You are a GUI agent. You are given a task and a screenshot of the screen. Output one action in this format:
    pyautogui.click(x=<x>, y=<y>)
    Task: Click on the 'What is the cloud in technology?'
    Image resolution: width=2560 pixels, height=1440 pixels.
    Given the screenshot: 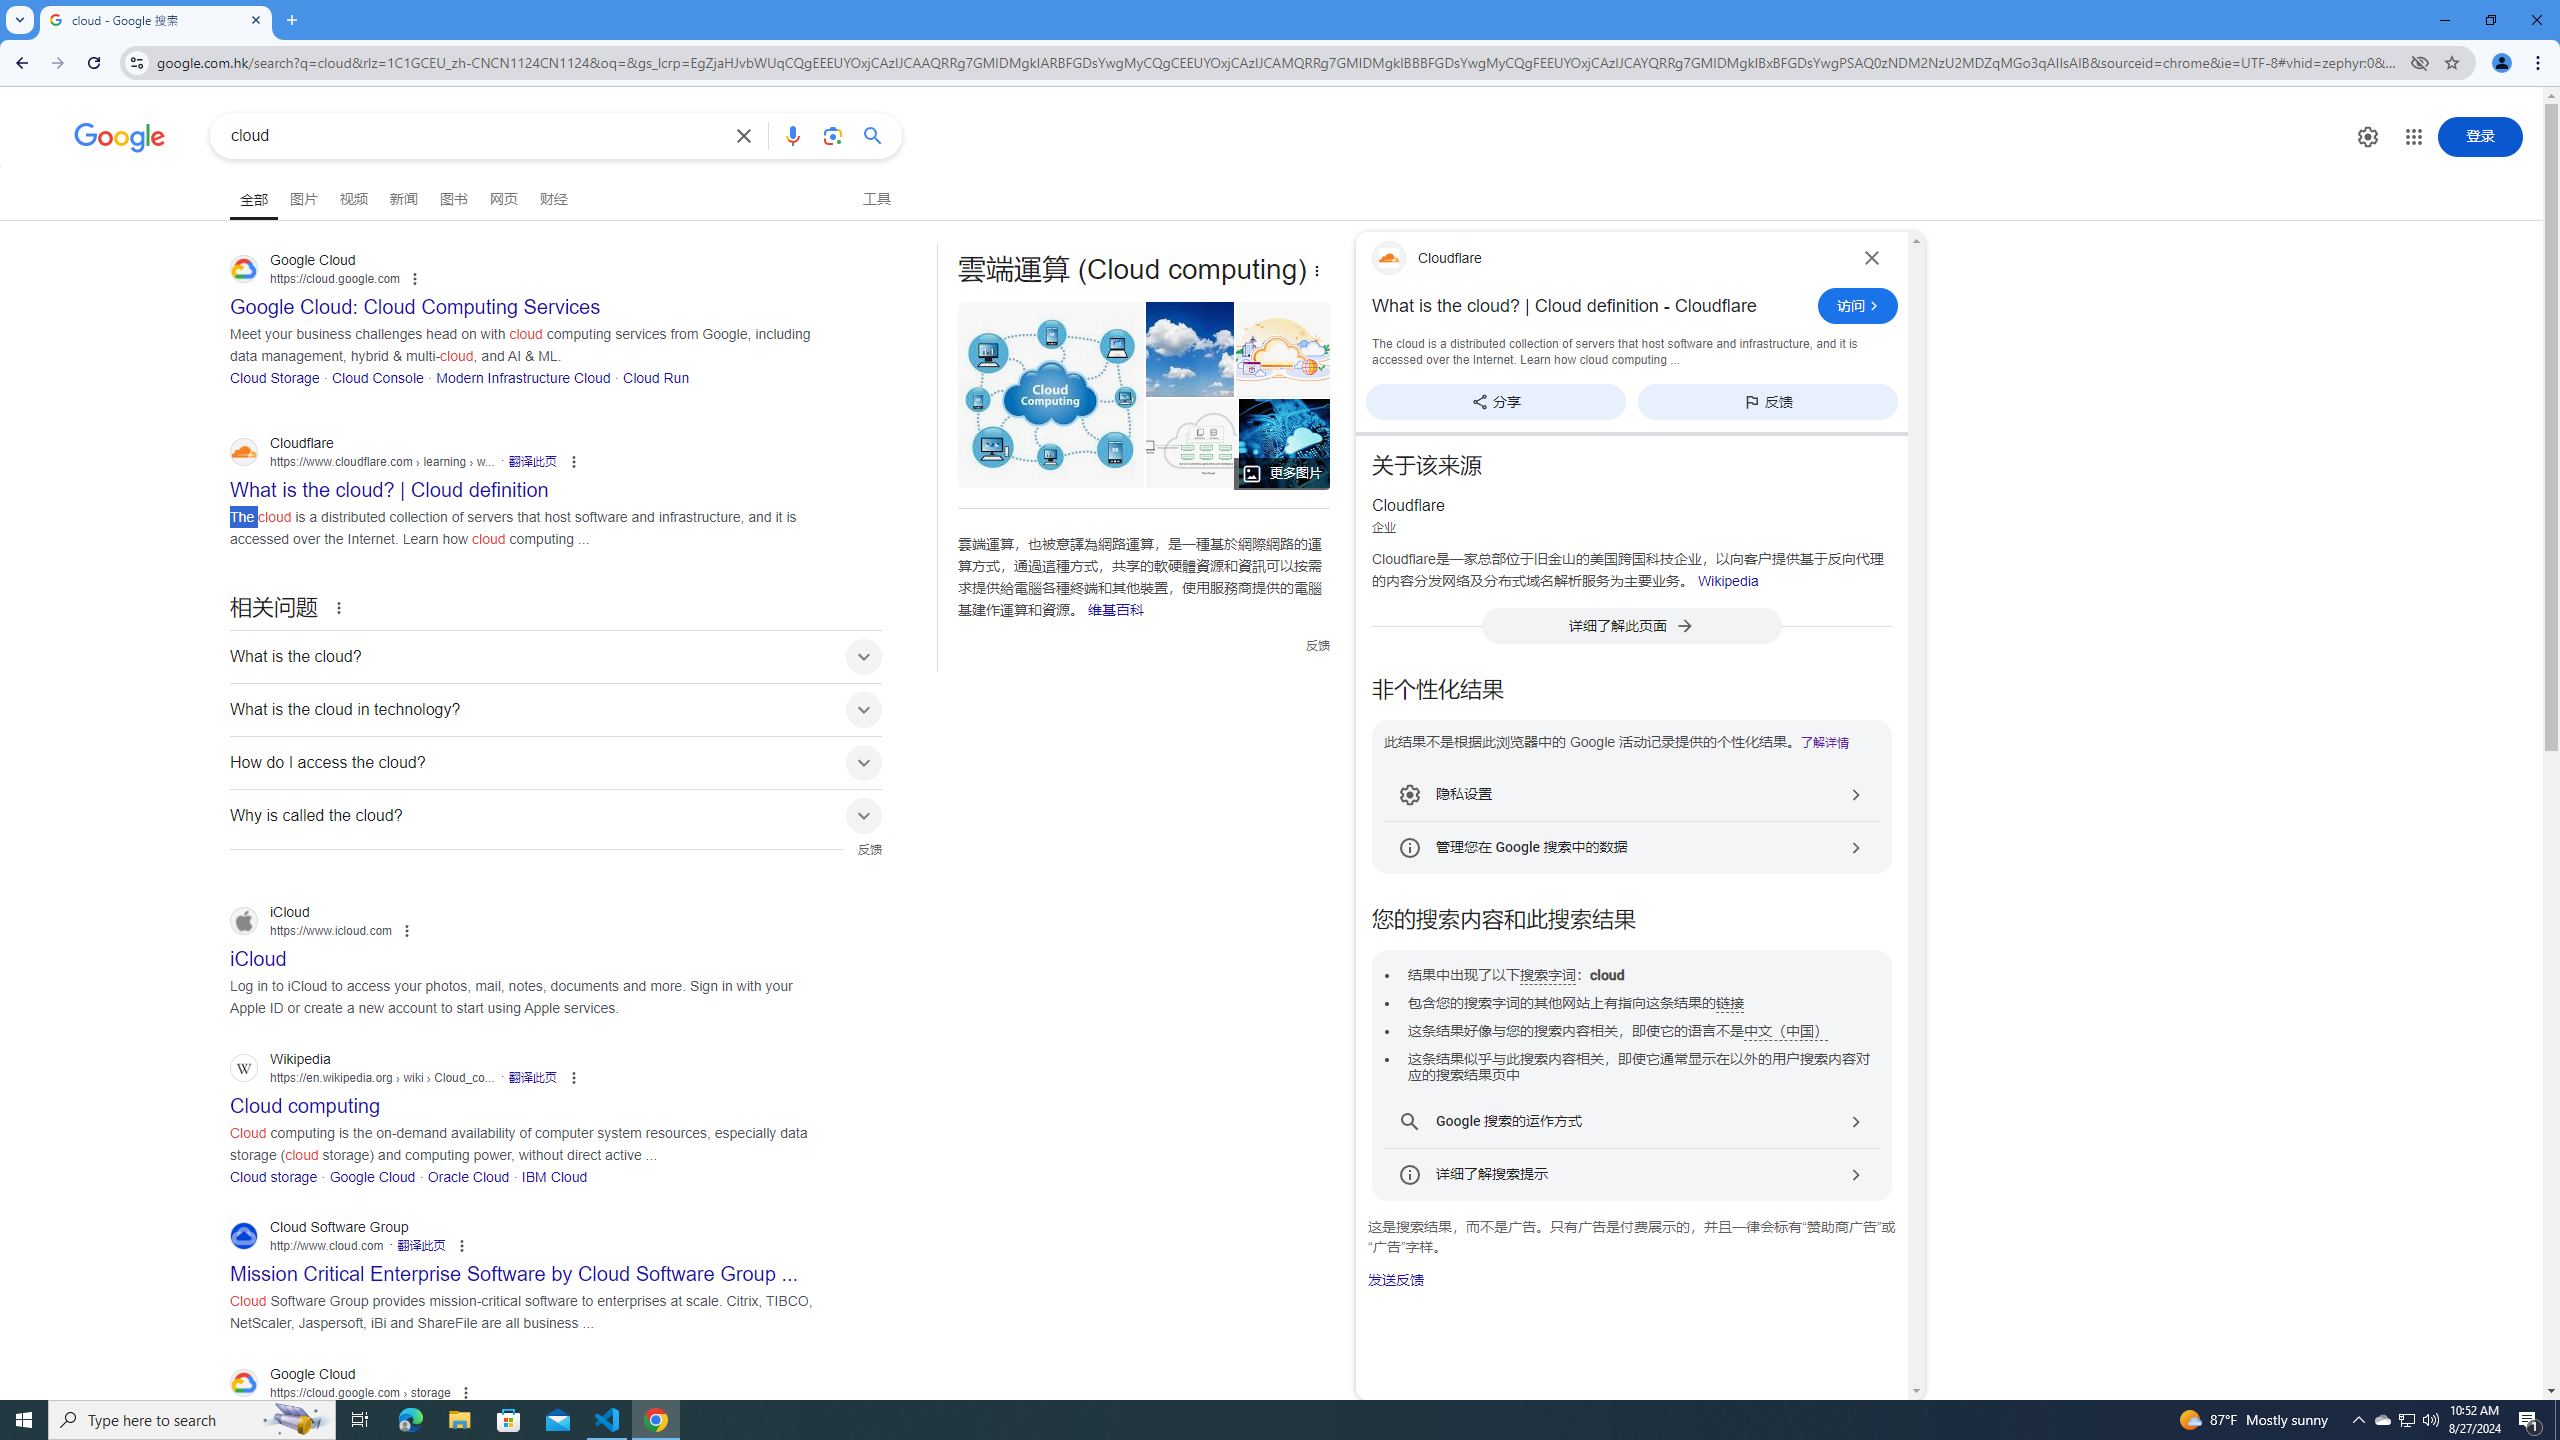 What is the action you would take?
    pyautogui.click(x=555, y=708)
    